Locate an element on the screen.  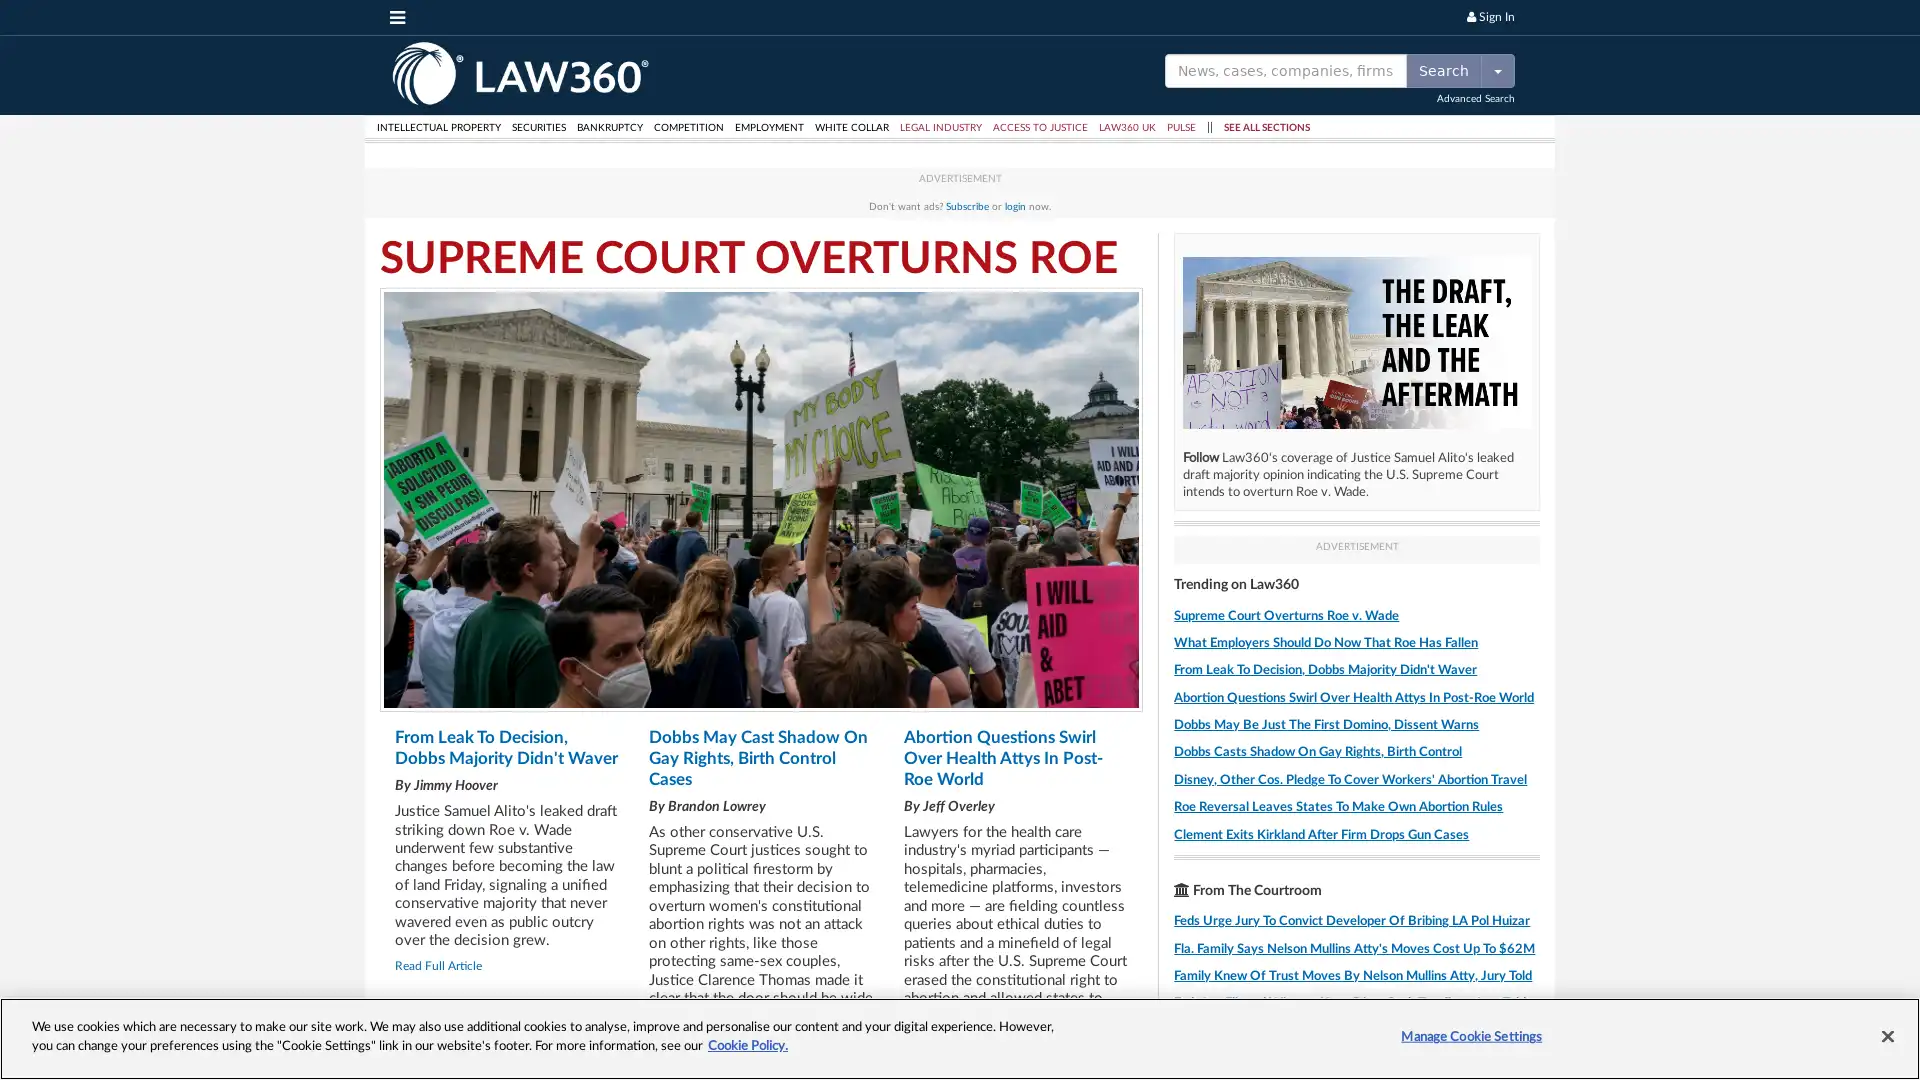
Search is located at coordinates (1444, 68).